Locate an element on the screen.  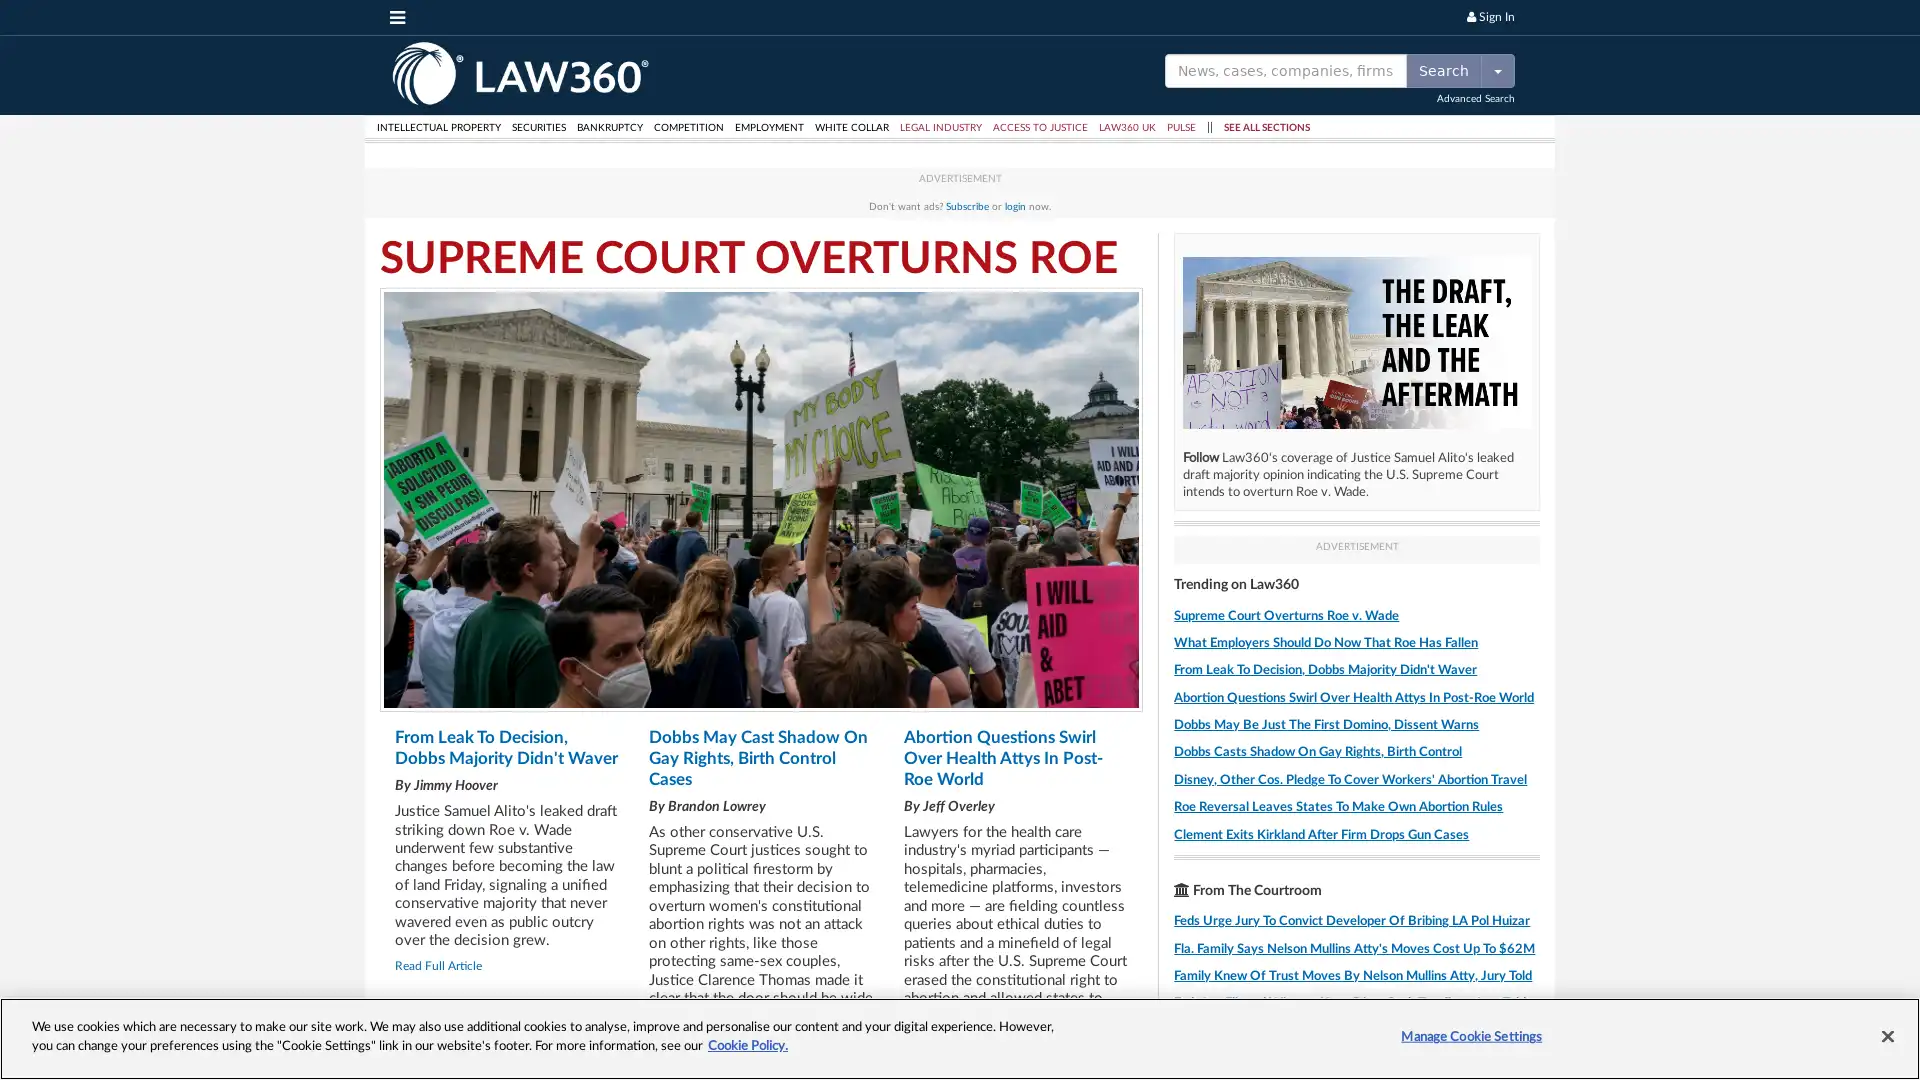
Search is located at coordinates (1444, 68).